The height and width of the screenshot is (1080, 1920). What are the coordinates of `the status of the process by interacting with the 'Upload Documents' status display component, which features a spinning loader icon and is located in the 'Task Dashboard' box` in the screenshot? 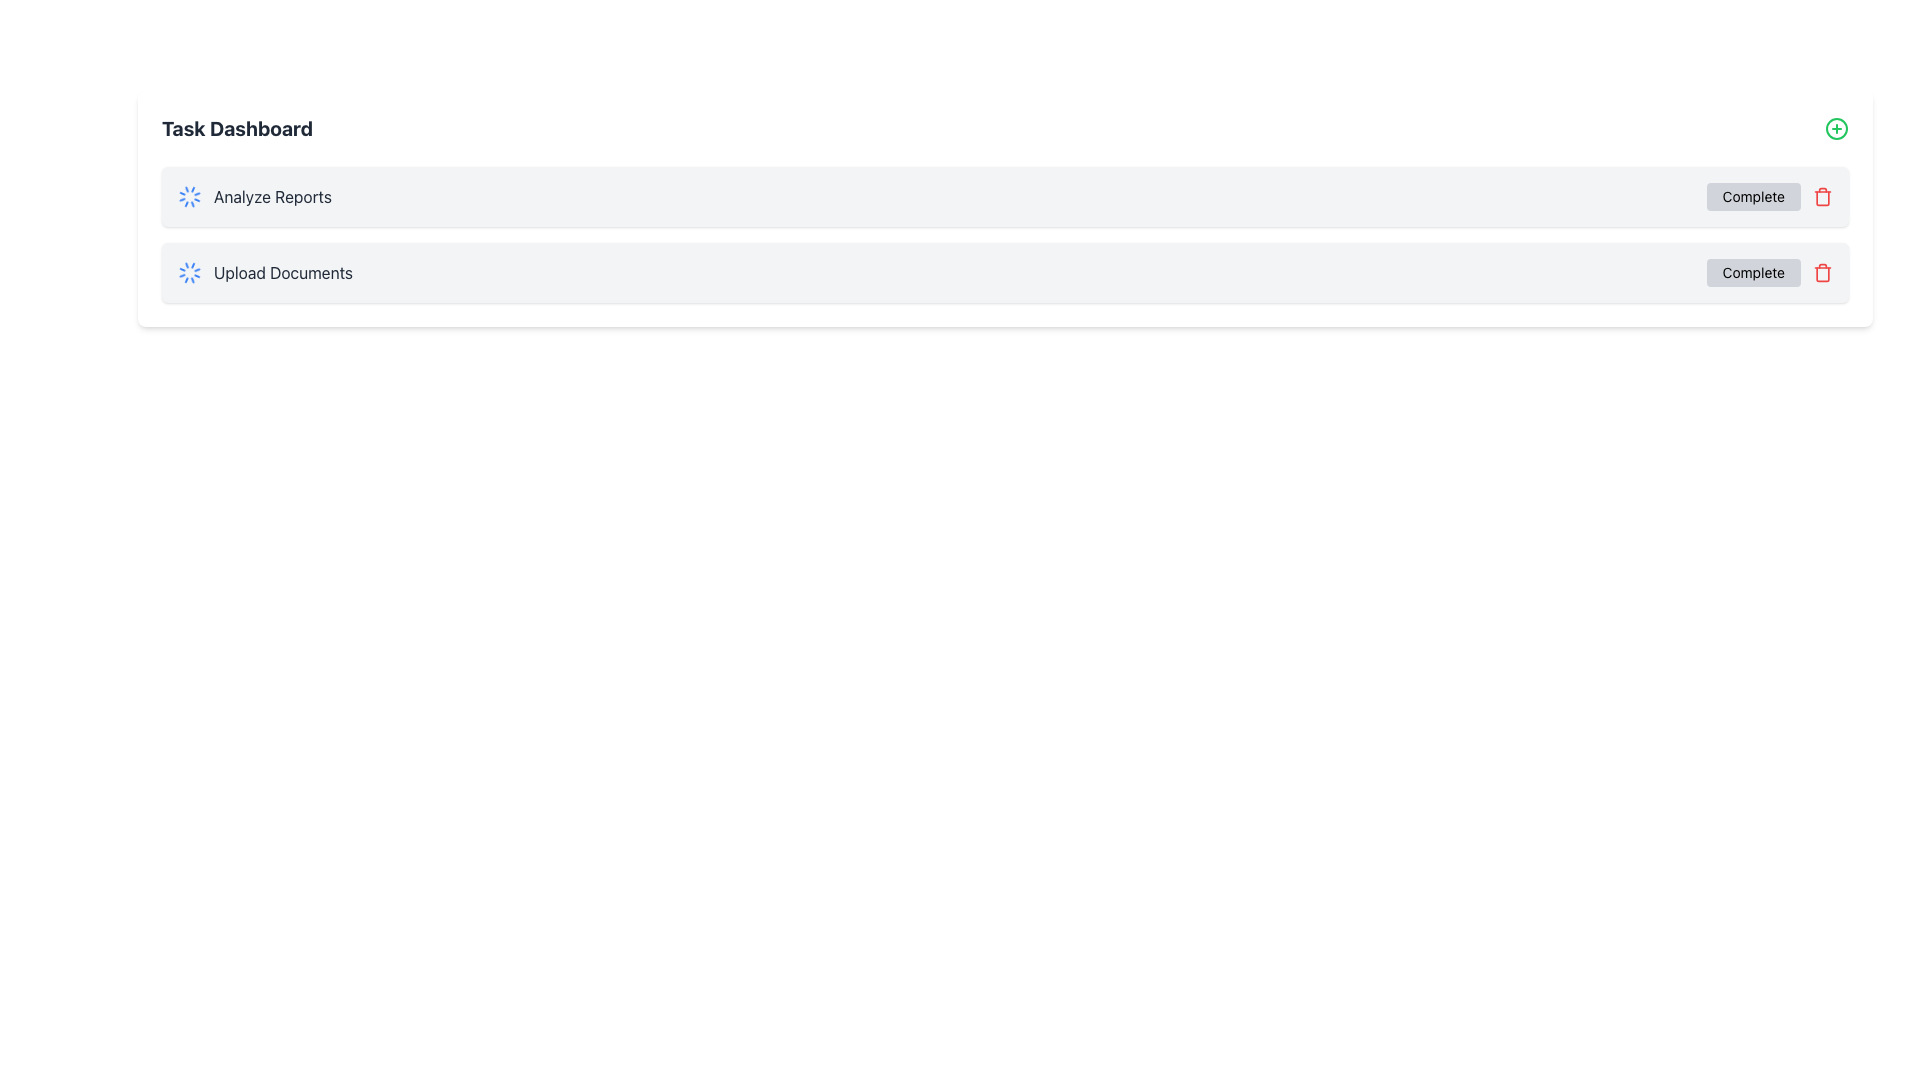 It's located at (264, 273).